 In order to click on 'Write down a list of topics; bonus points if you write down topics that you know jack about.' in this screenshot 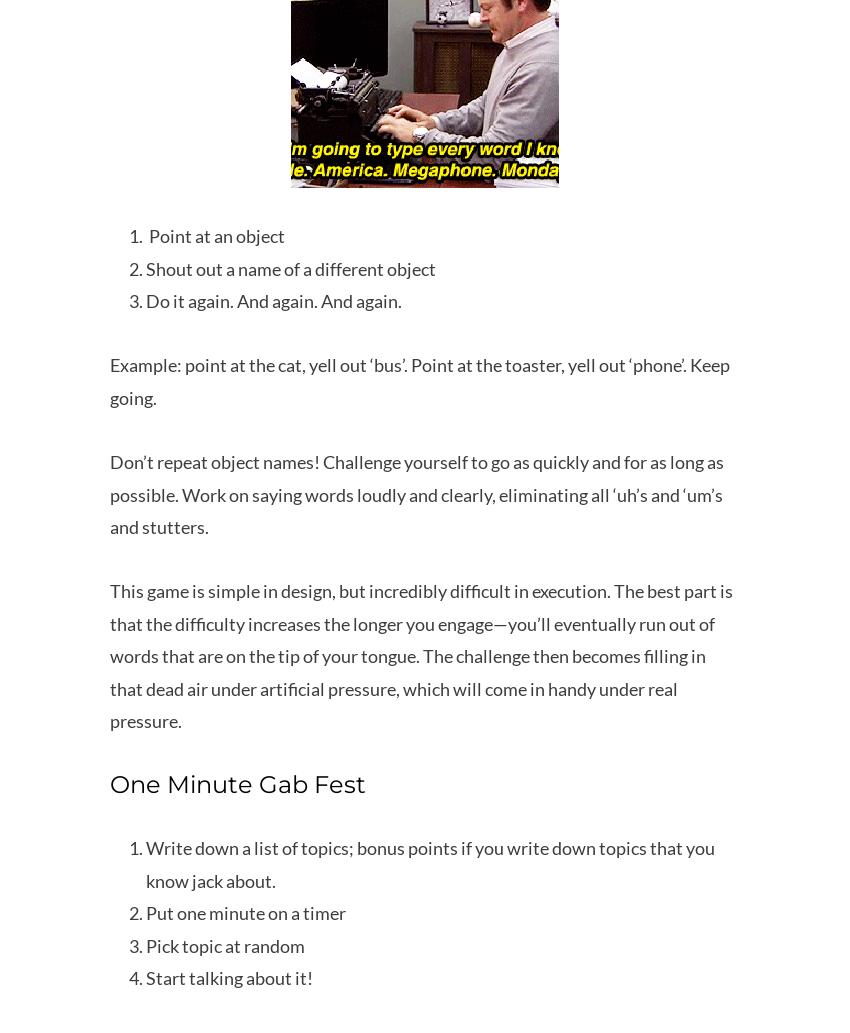, I will do `click(429, 863)`.